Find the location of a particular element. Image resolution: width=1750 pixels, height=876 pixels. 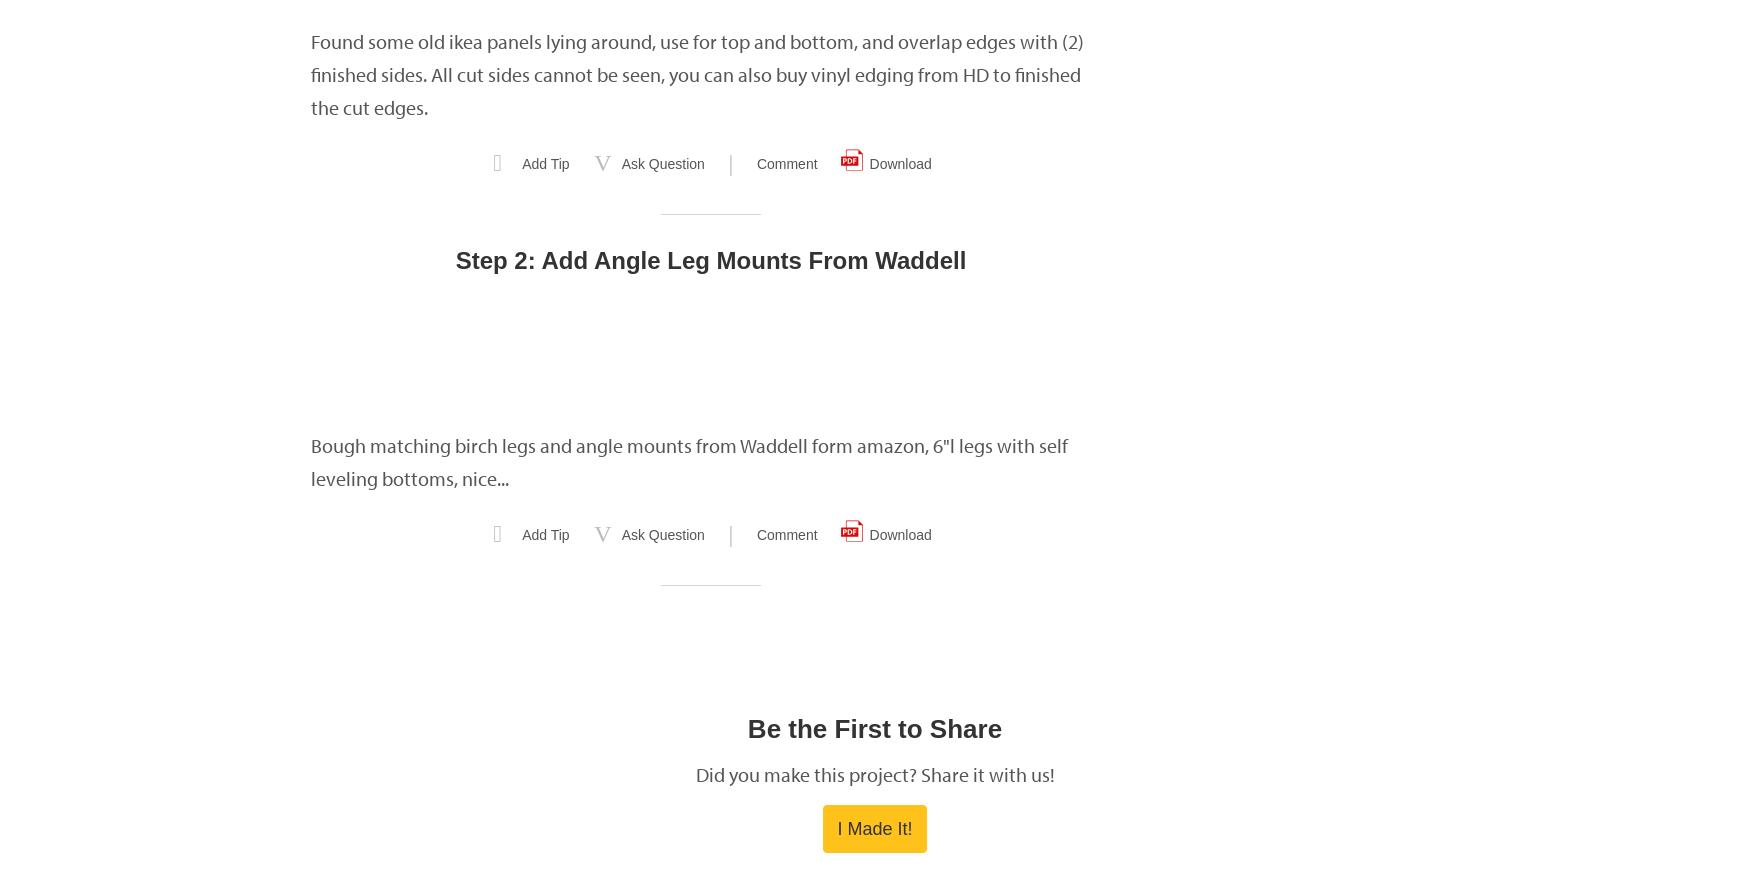

'I Made It!' is located at coordinates (874, 828).